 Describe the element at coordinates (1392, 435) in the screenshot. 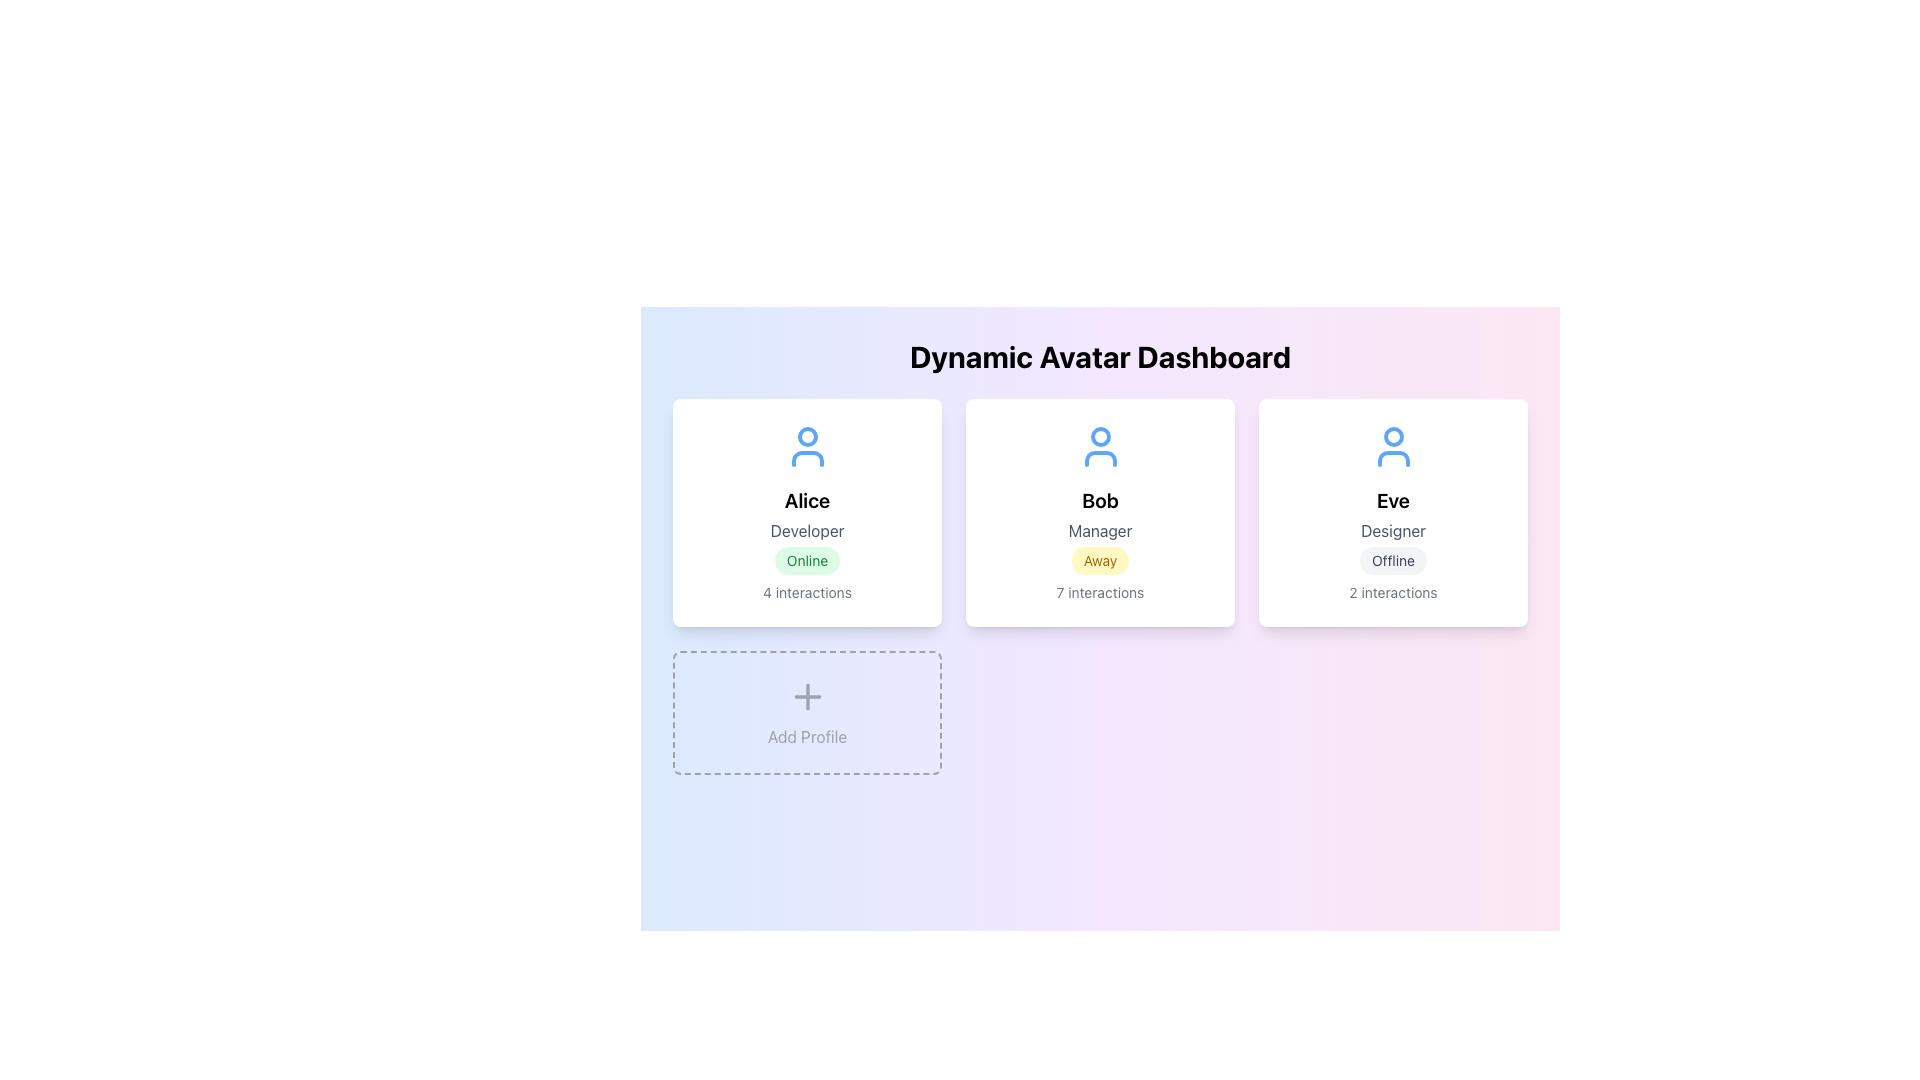

I see `the SVG circle graphic element that represents the head part of the avatar glyph for the user profile in the third card labeled 'Eve'` at that location.